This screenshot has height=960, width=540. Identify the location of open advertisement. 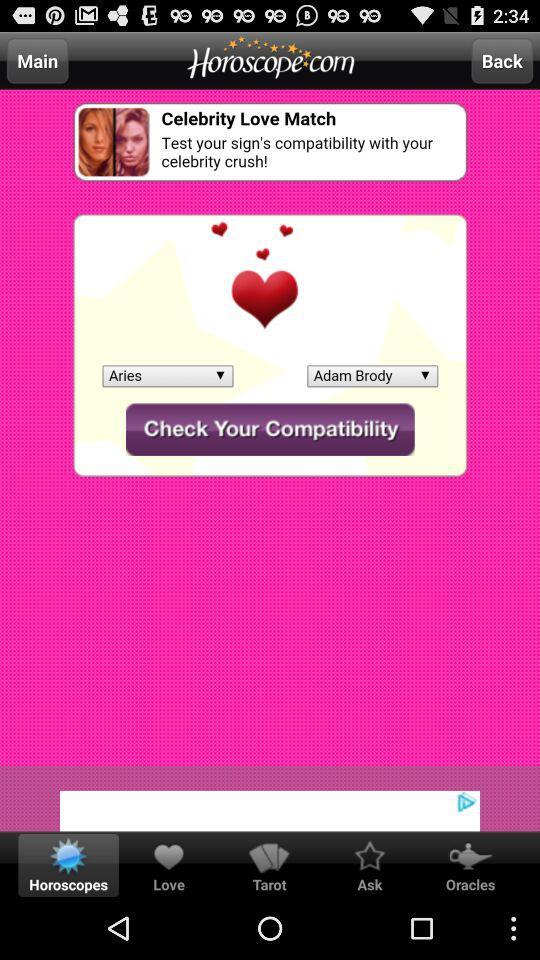
(270, 798).